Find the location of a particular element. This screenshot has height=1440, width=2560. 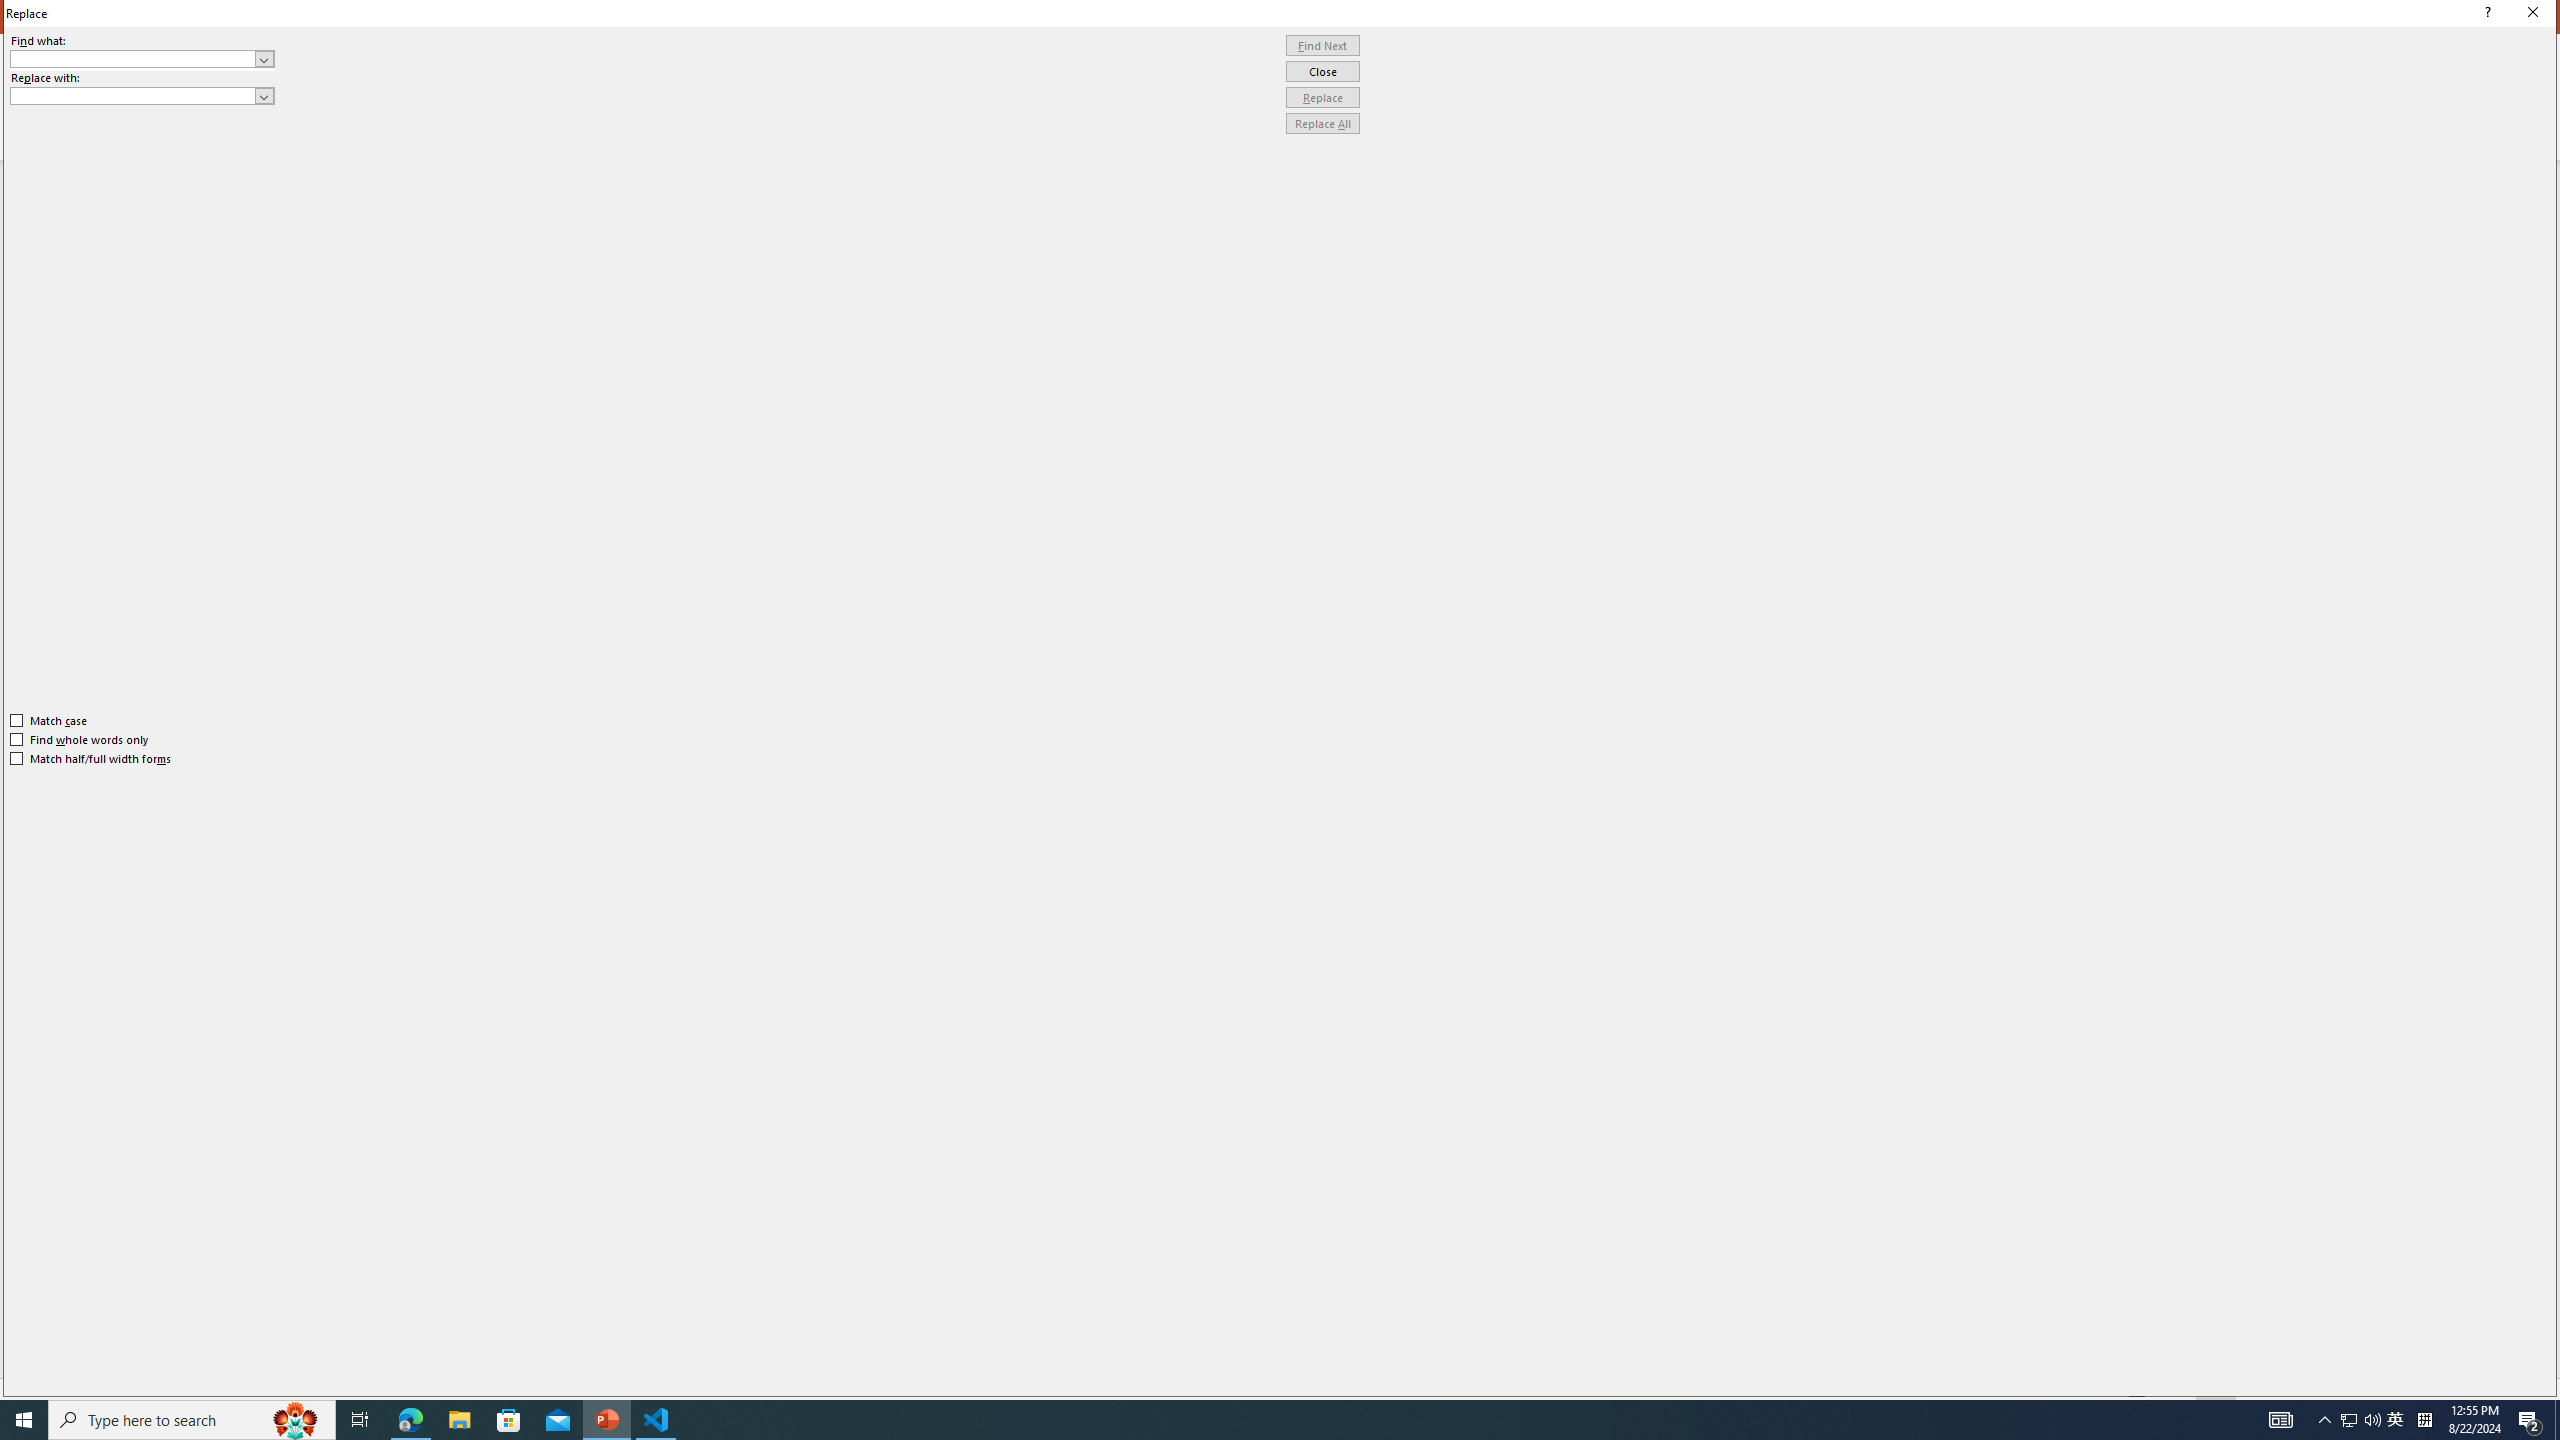

'Replace All' is located at coordinates (1322, 122).